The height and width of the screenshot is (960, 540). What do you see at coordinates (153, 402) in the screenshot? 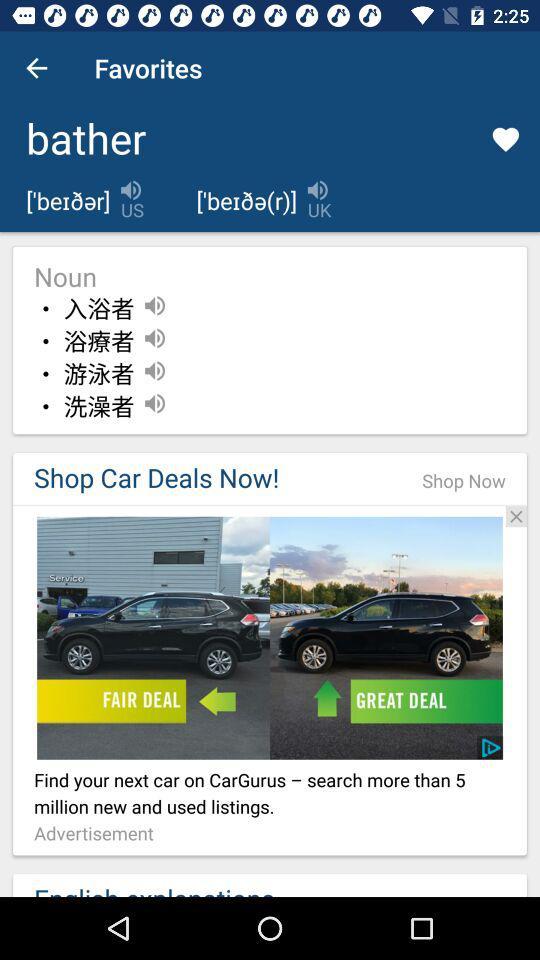
I see `the first volume button from bottom of the page` at bounding box center [153, 402].